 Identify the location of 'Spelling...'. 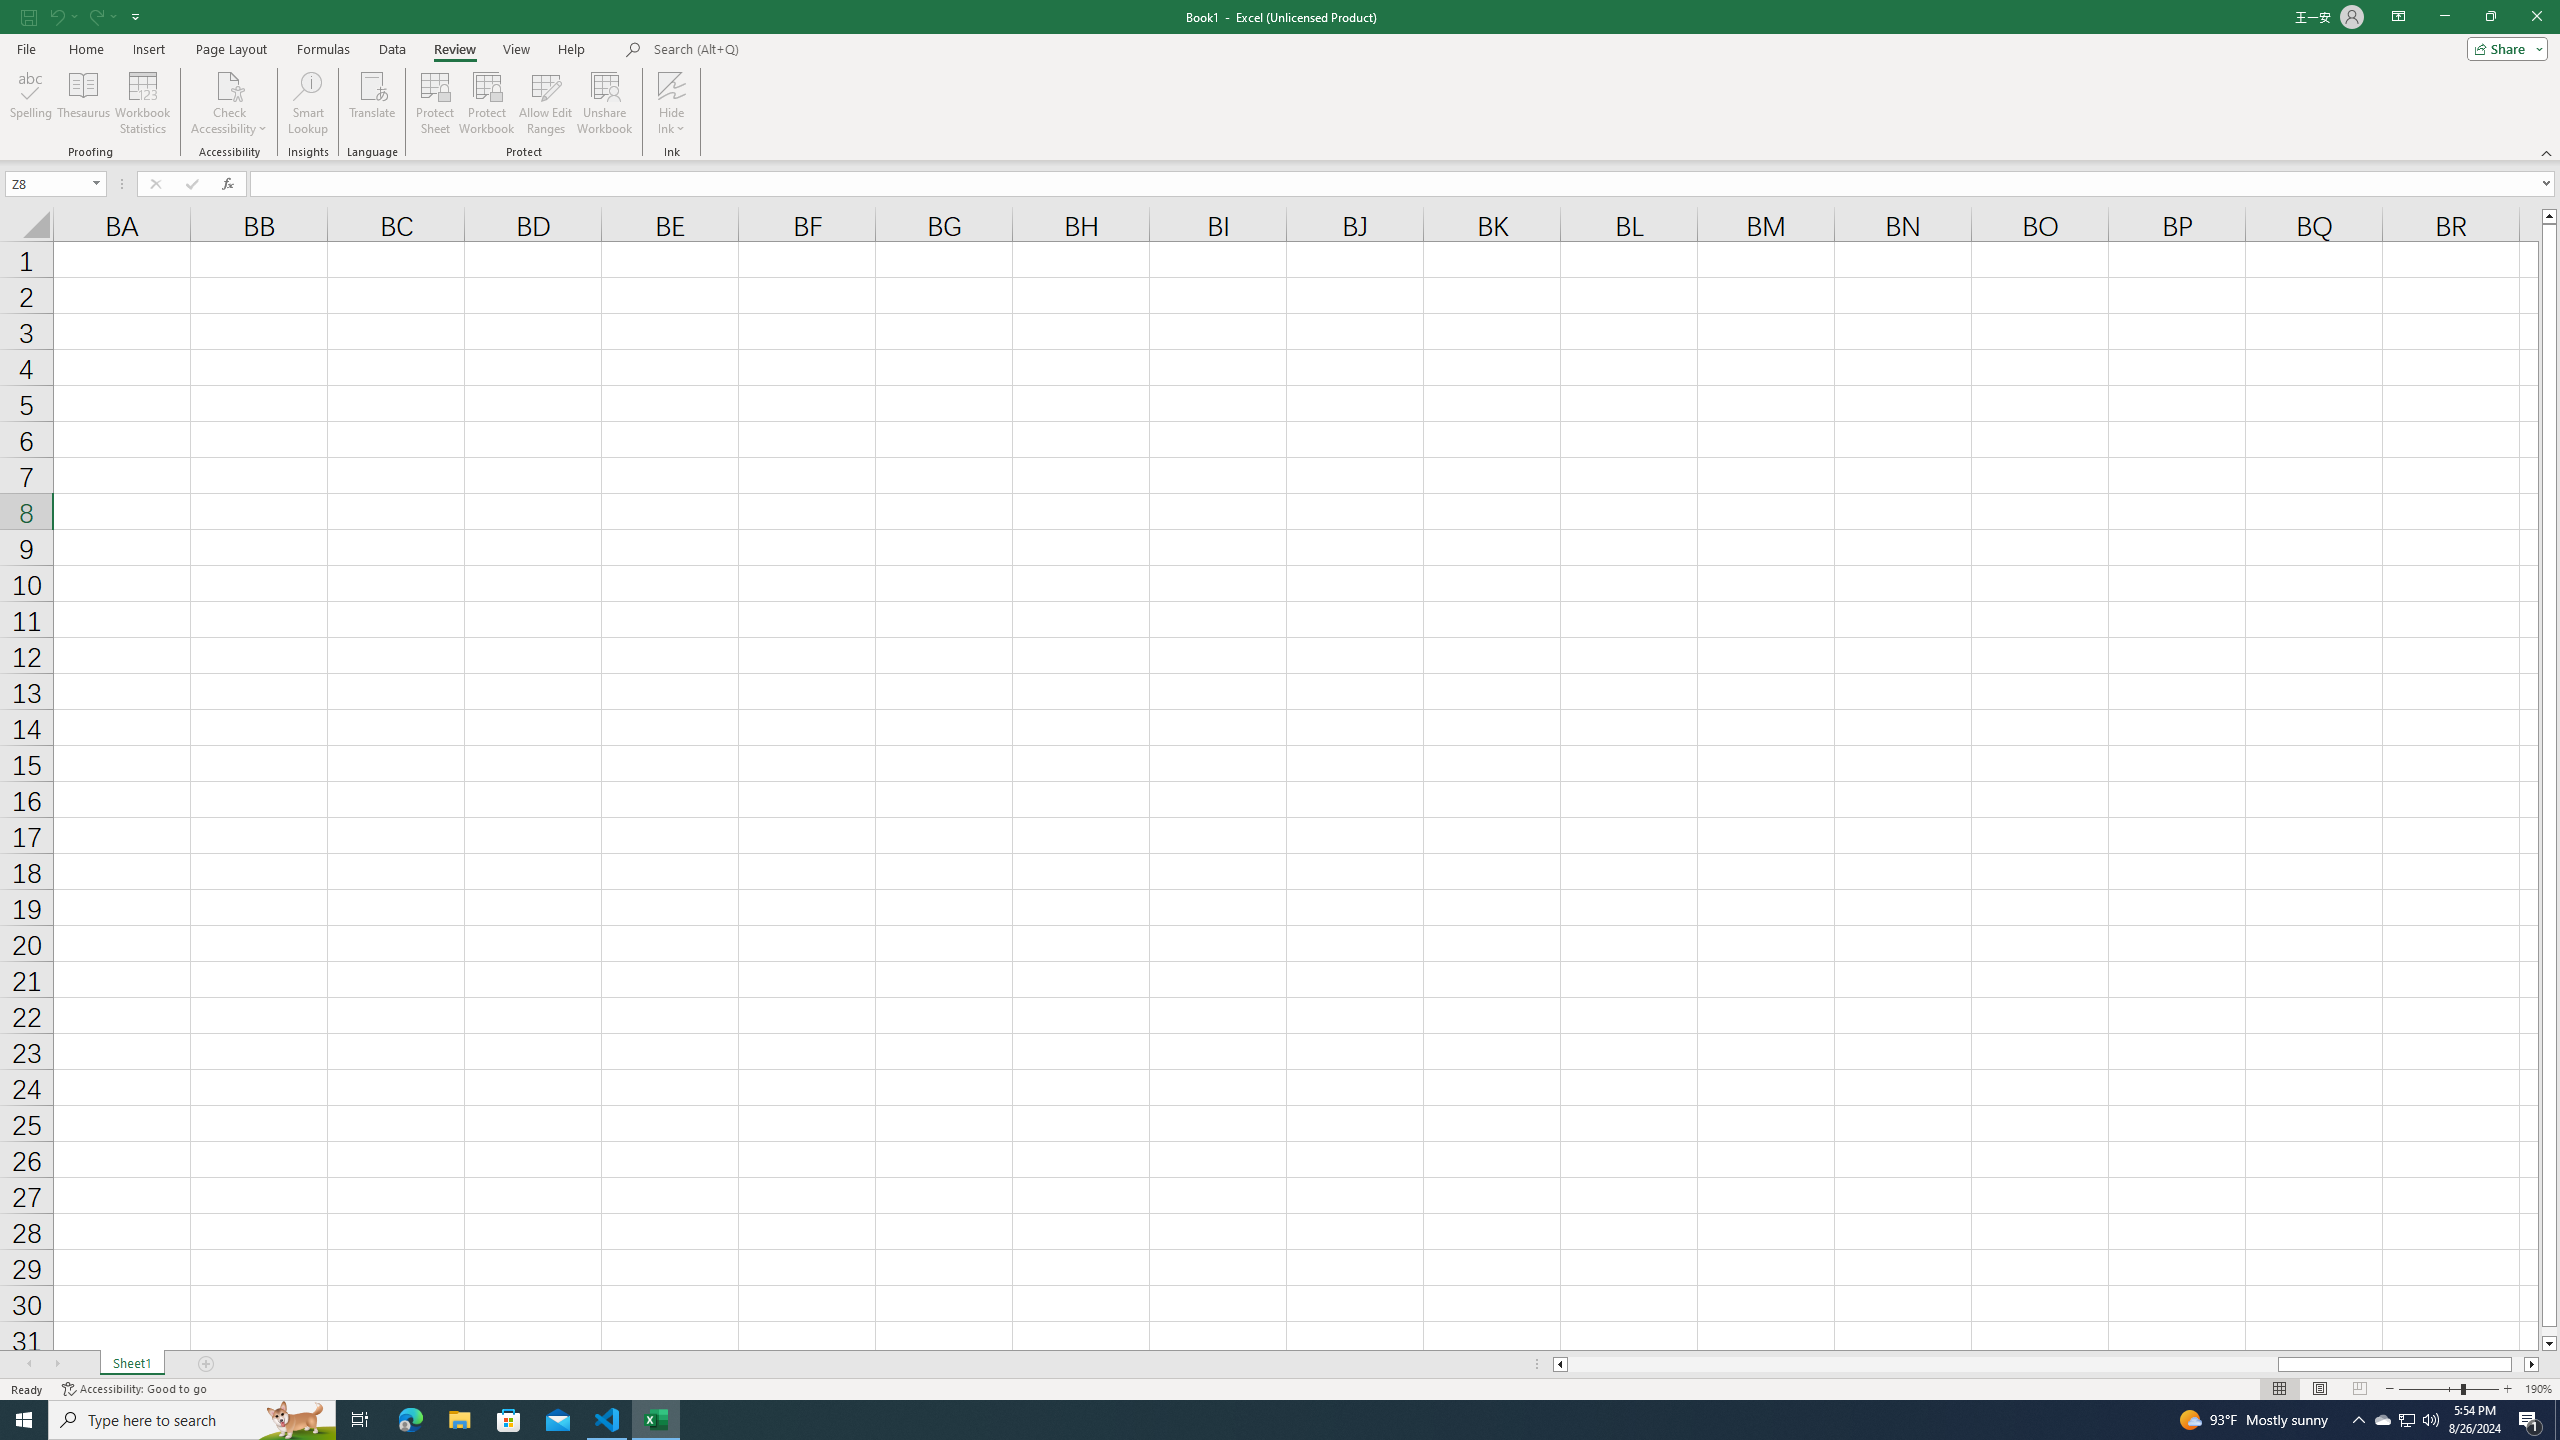
(29, 103).